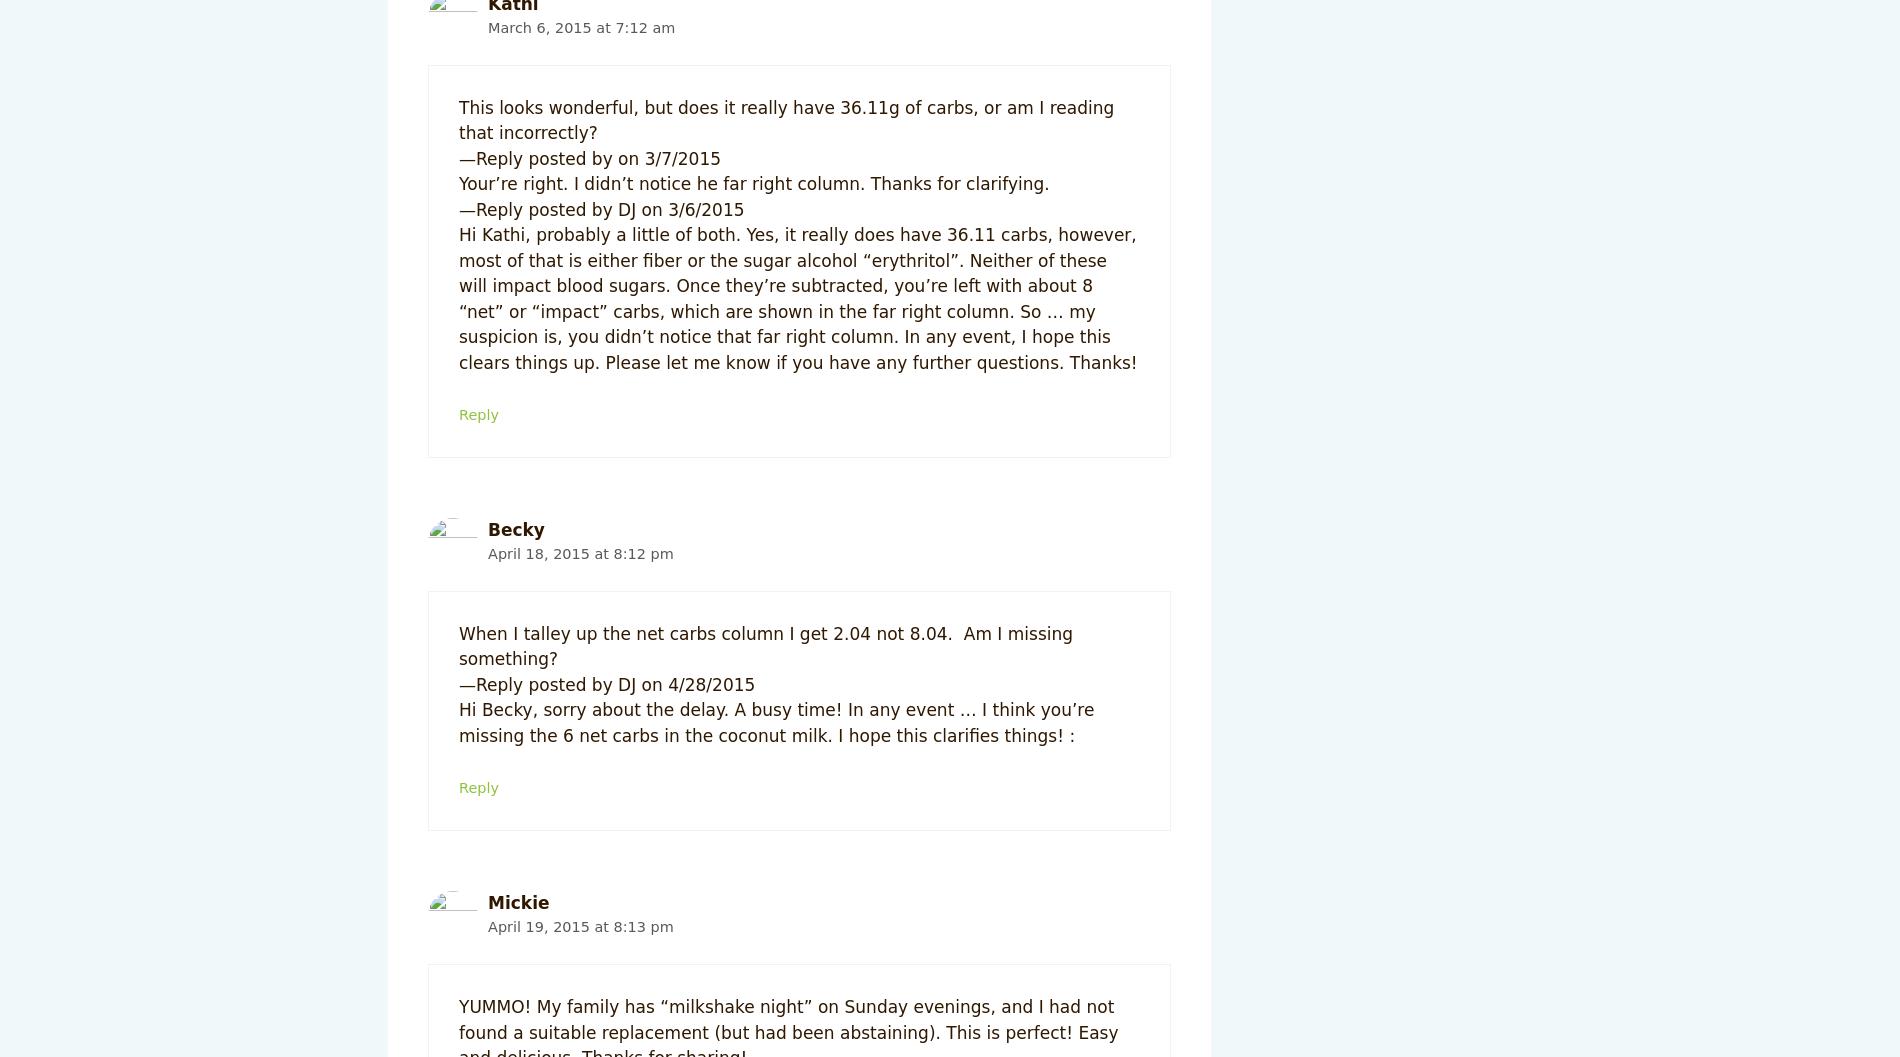  I want to click on 'Hi Becky, sorry about the delay.  A busy time!  In any event … I think you’re missing the 6 net carbs in the coconut milk.  I hope this clarifies things! :', so click(775, 721).